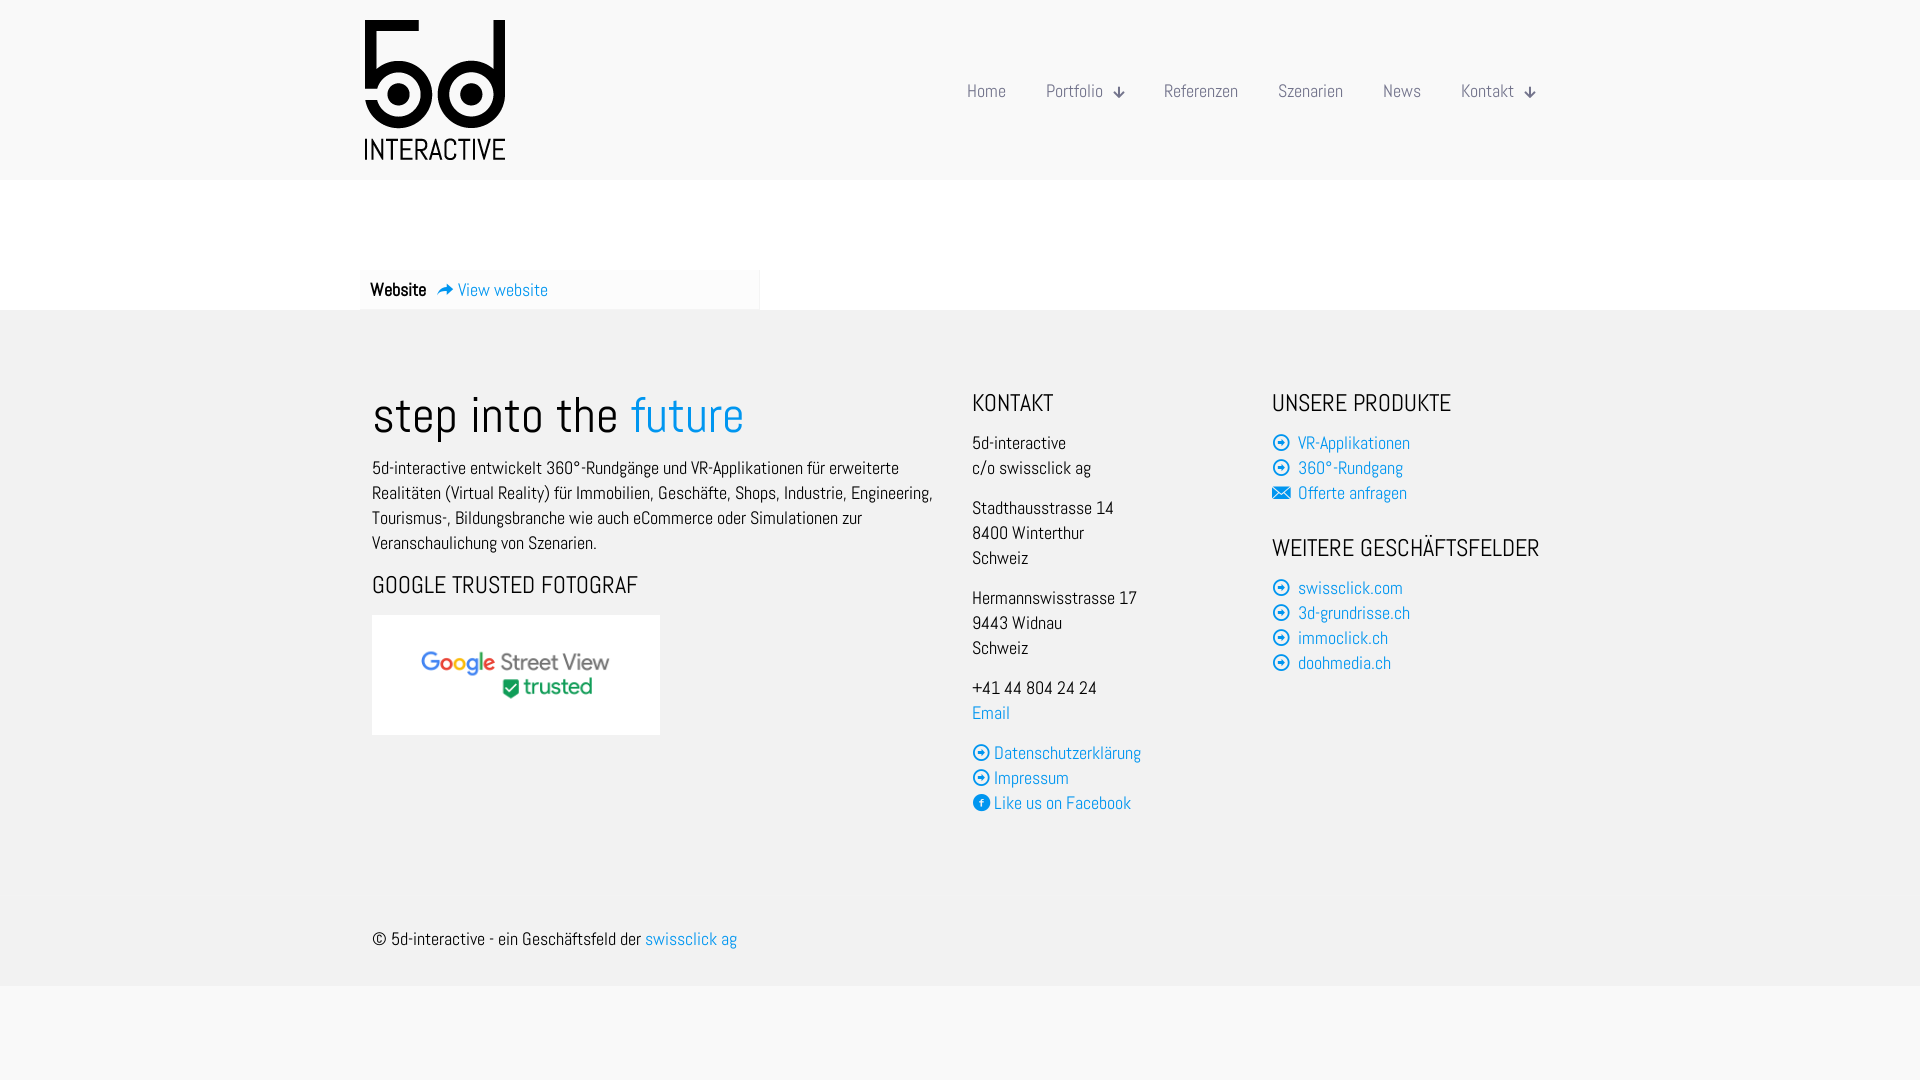 The image size is (1920, 1080). What do you see at coordinates (1362, 88) in the screenshot?
I see `'News'` at bounding box center [1362, 88].